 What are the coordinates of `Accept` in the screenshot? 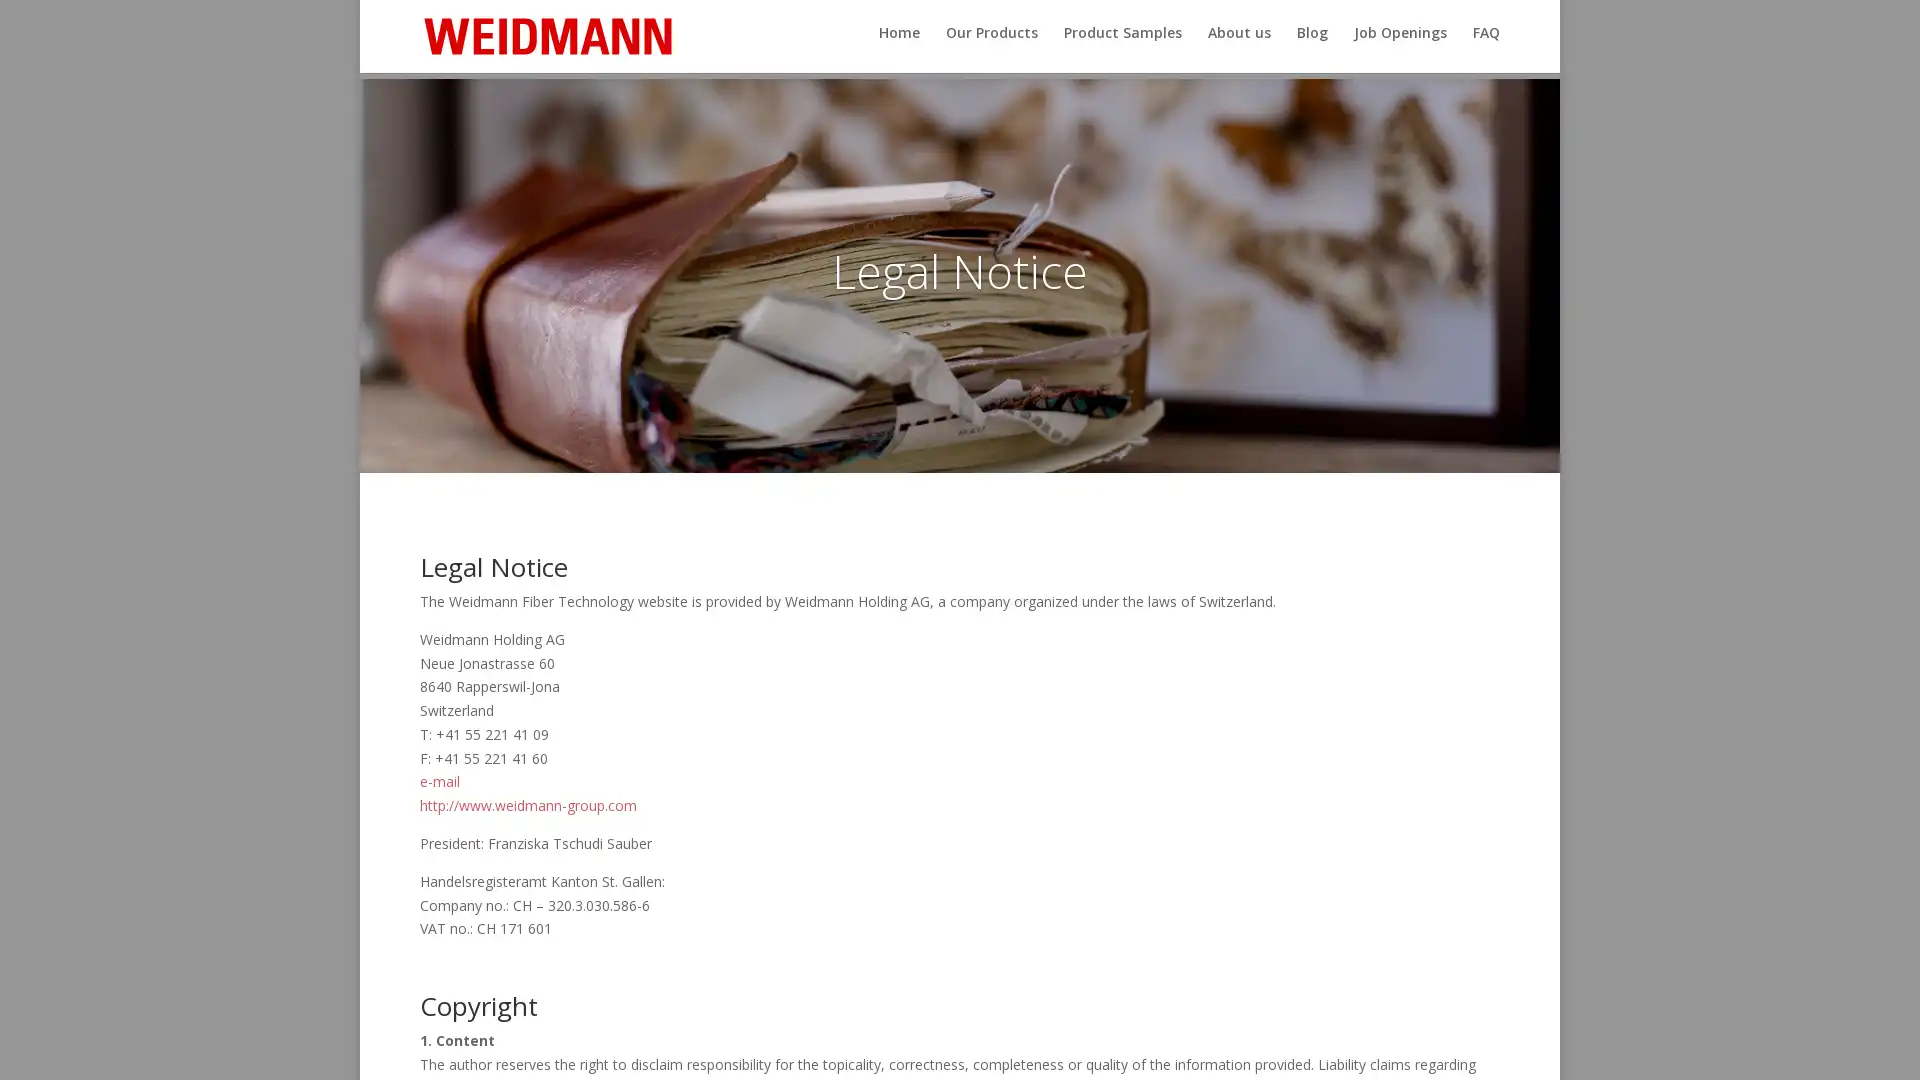 It's located at (1269, 1048).